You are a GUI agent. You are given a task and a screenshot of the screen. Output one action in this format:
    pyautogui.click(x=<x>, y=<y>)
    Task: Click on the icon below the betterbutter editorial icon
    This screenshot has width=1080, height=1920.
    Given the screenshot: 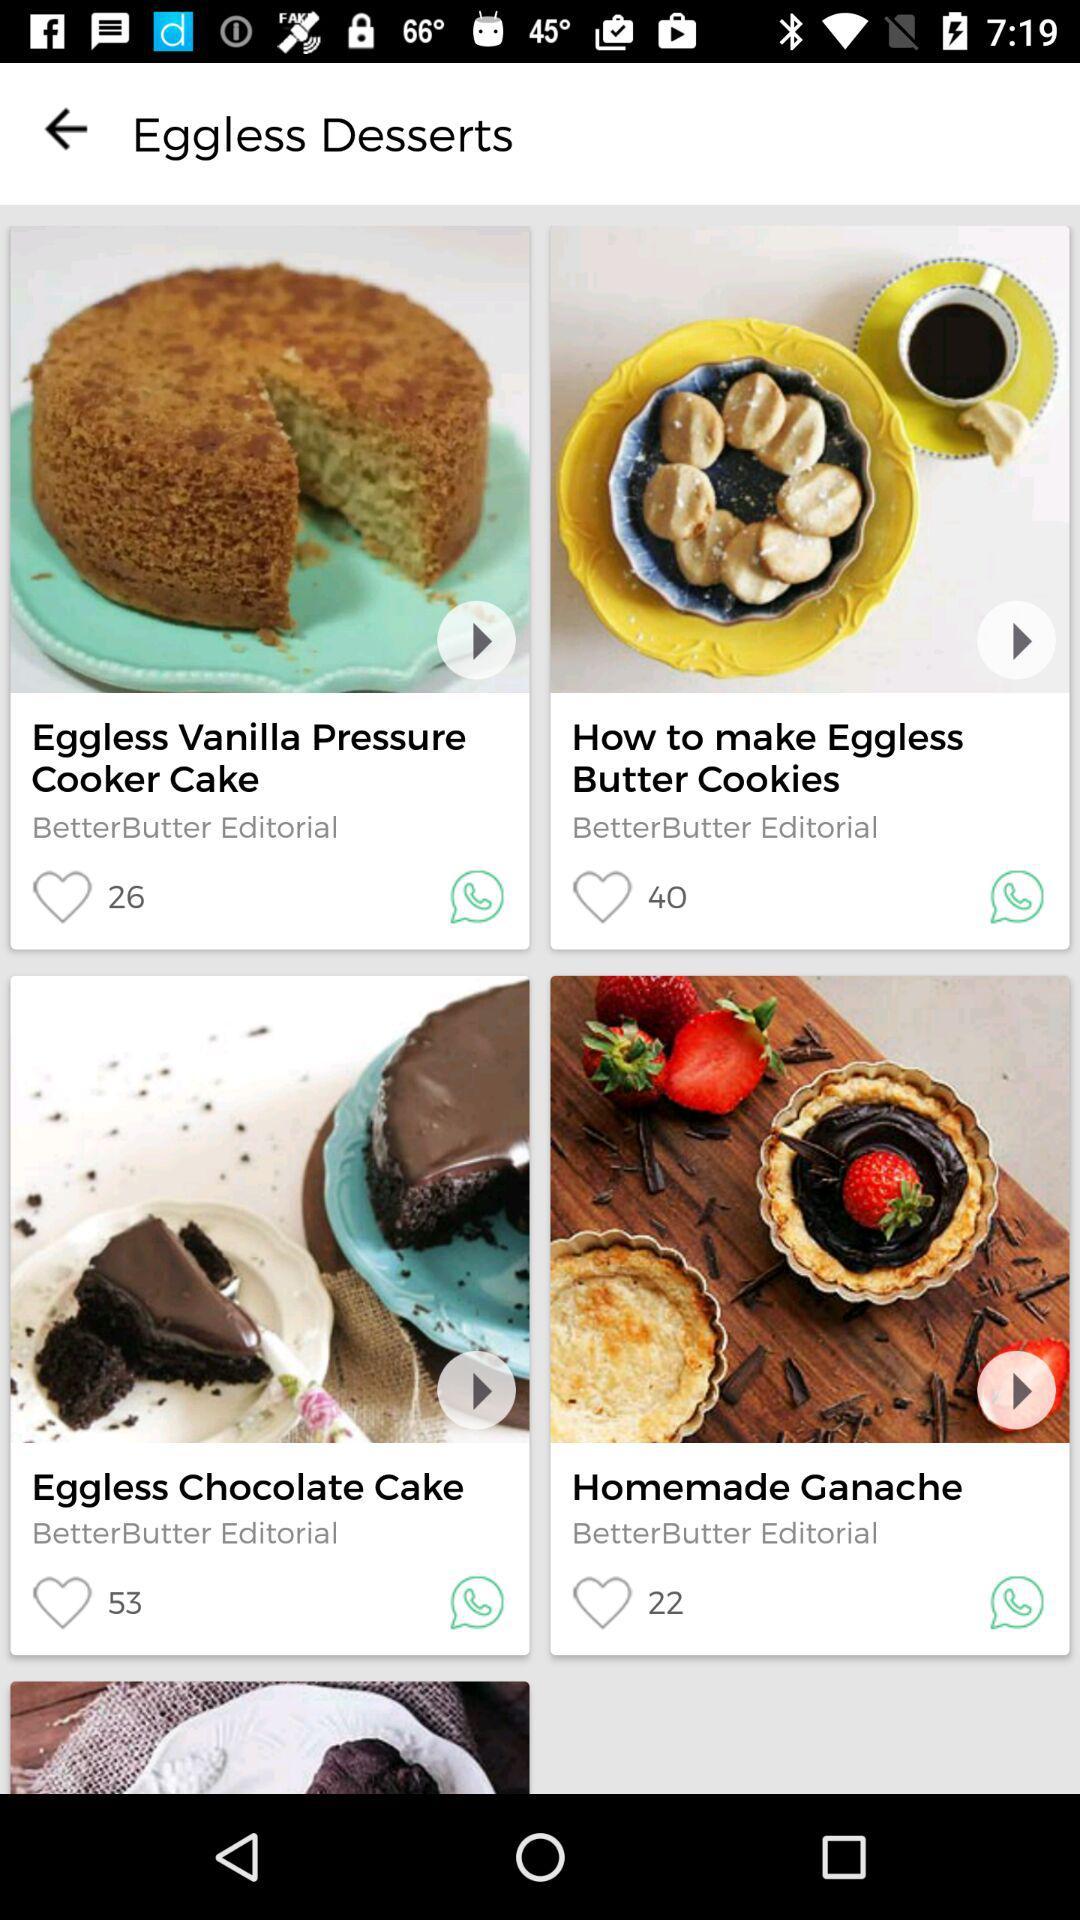 What is the action you would take?
    pyautogui.click(x=626, y=1602)
    